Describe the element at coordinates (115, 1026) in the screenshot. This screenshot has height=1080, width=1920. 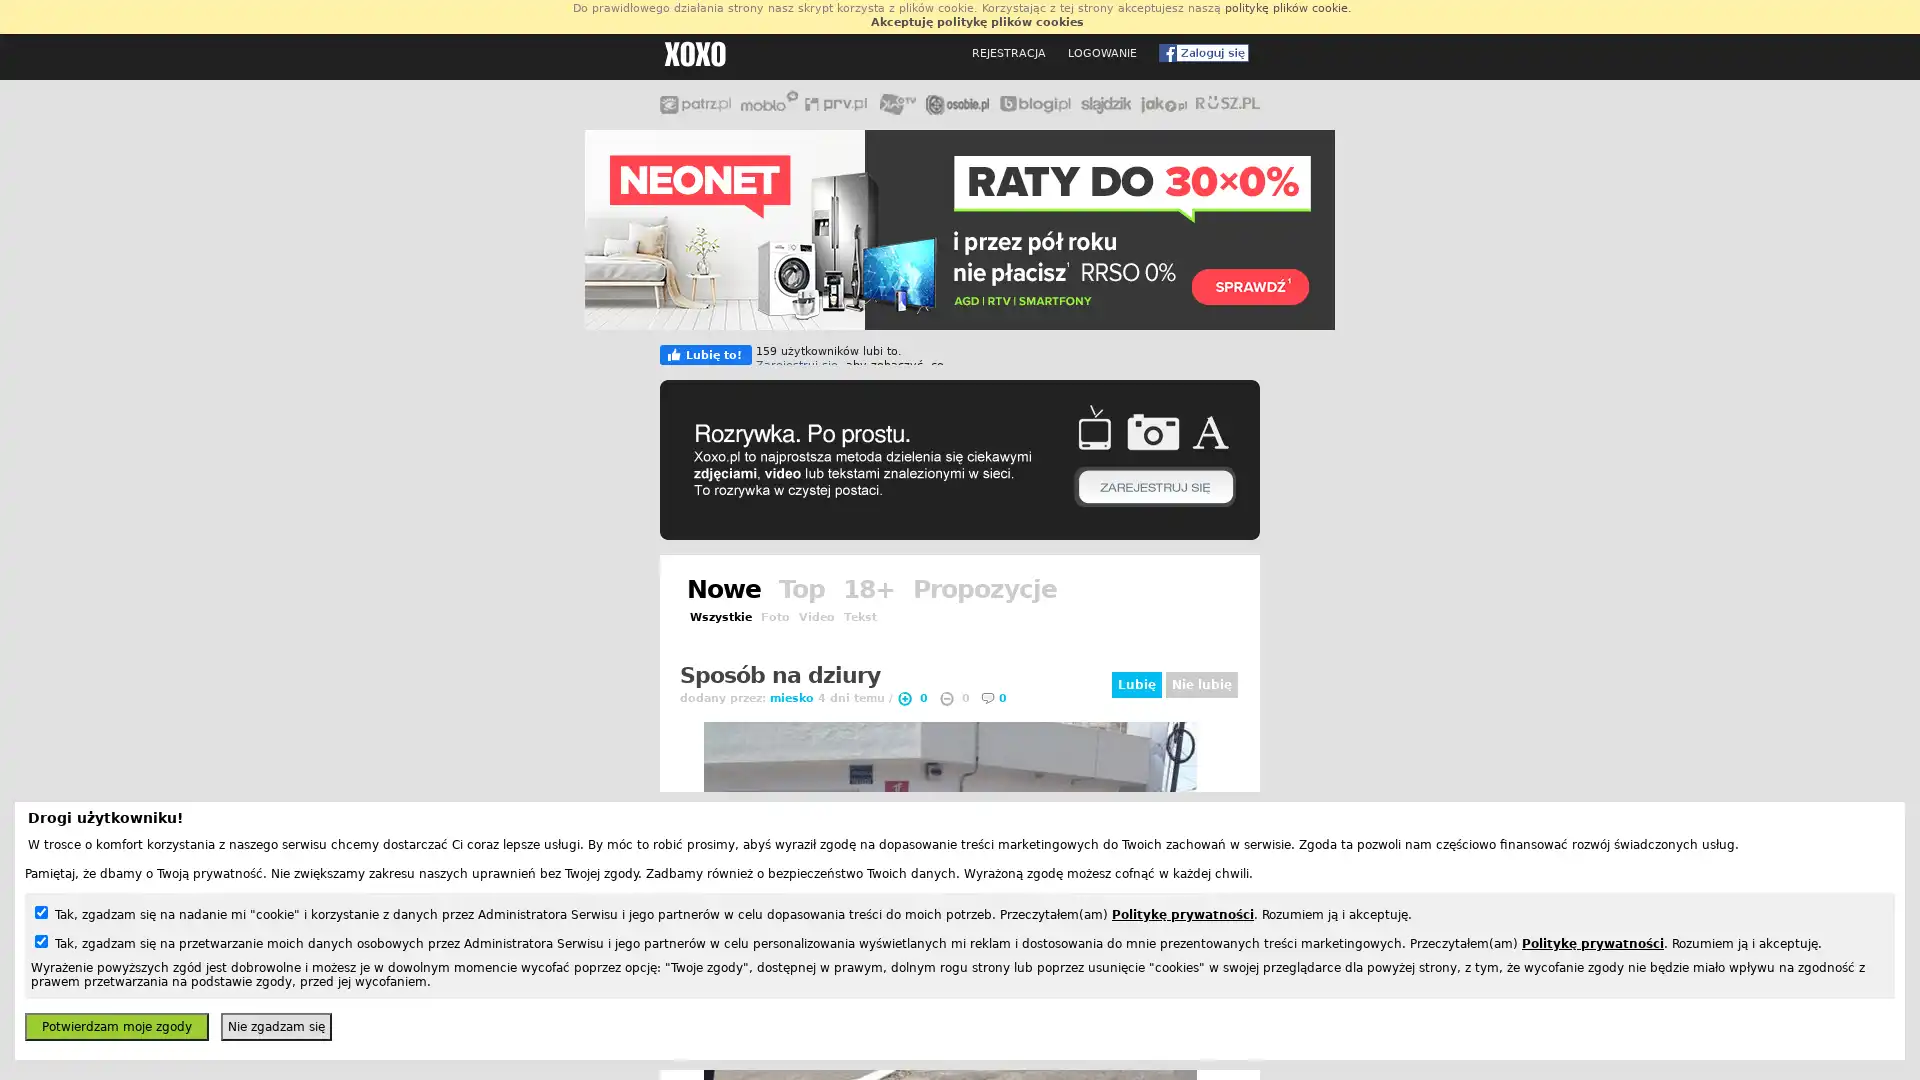
I see `Potwierdzam moje zgody` at that location.